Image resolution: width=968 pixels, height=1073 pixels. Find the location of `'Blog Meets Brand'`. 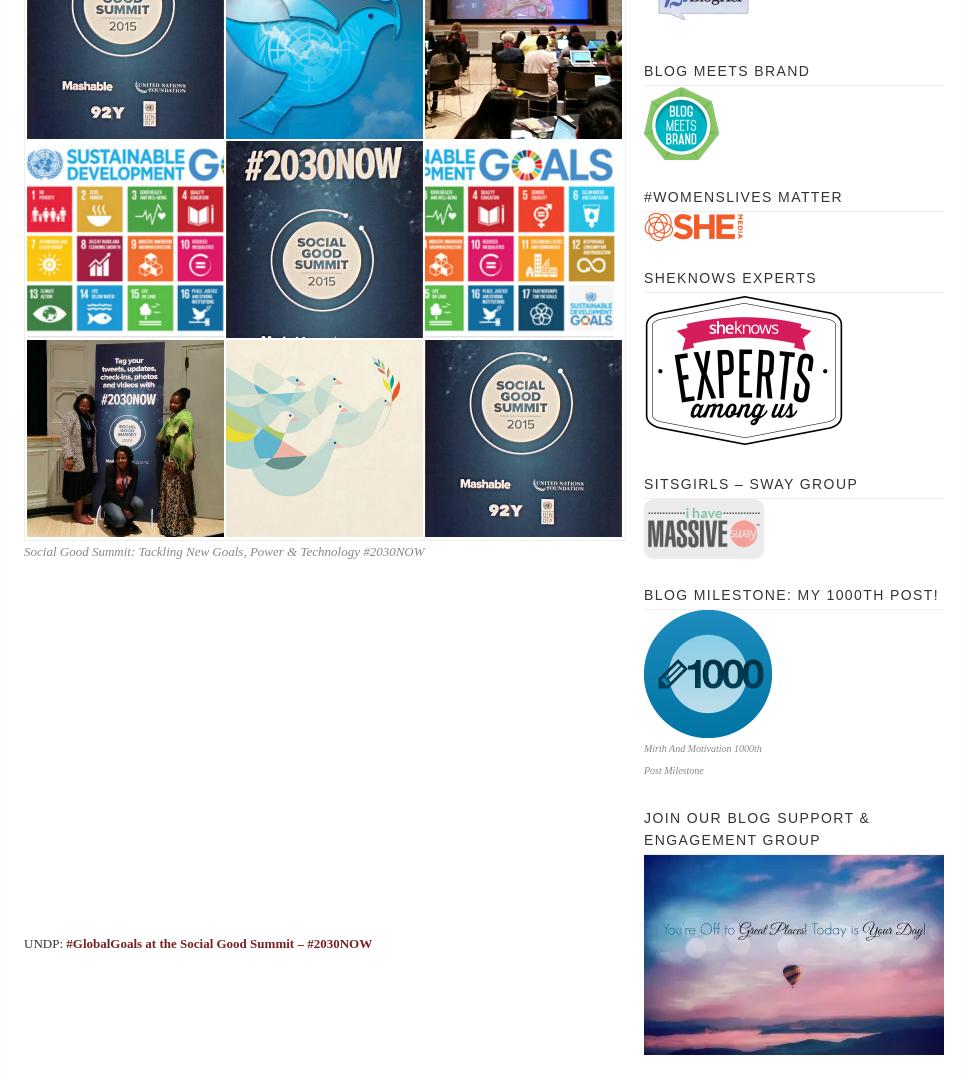

'Blog Meets Brand' is located at coordinates (643, 71).